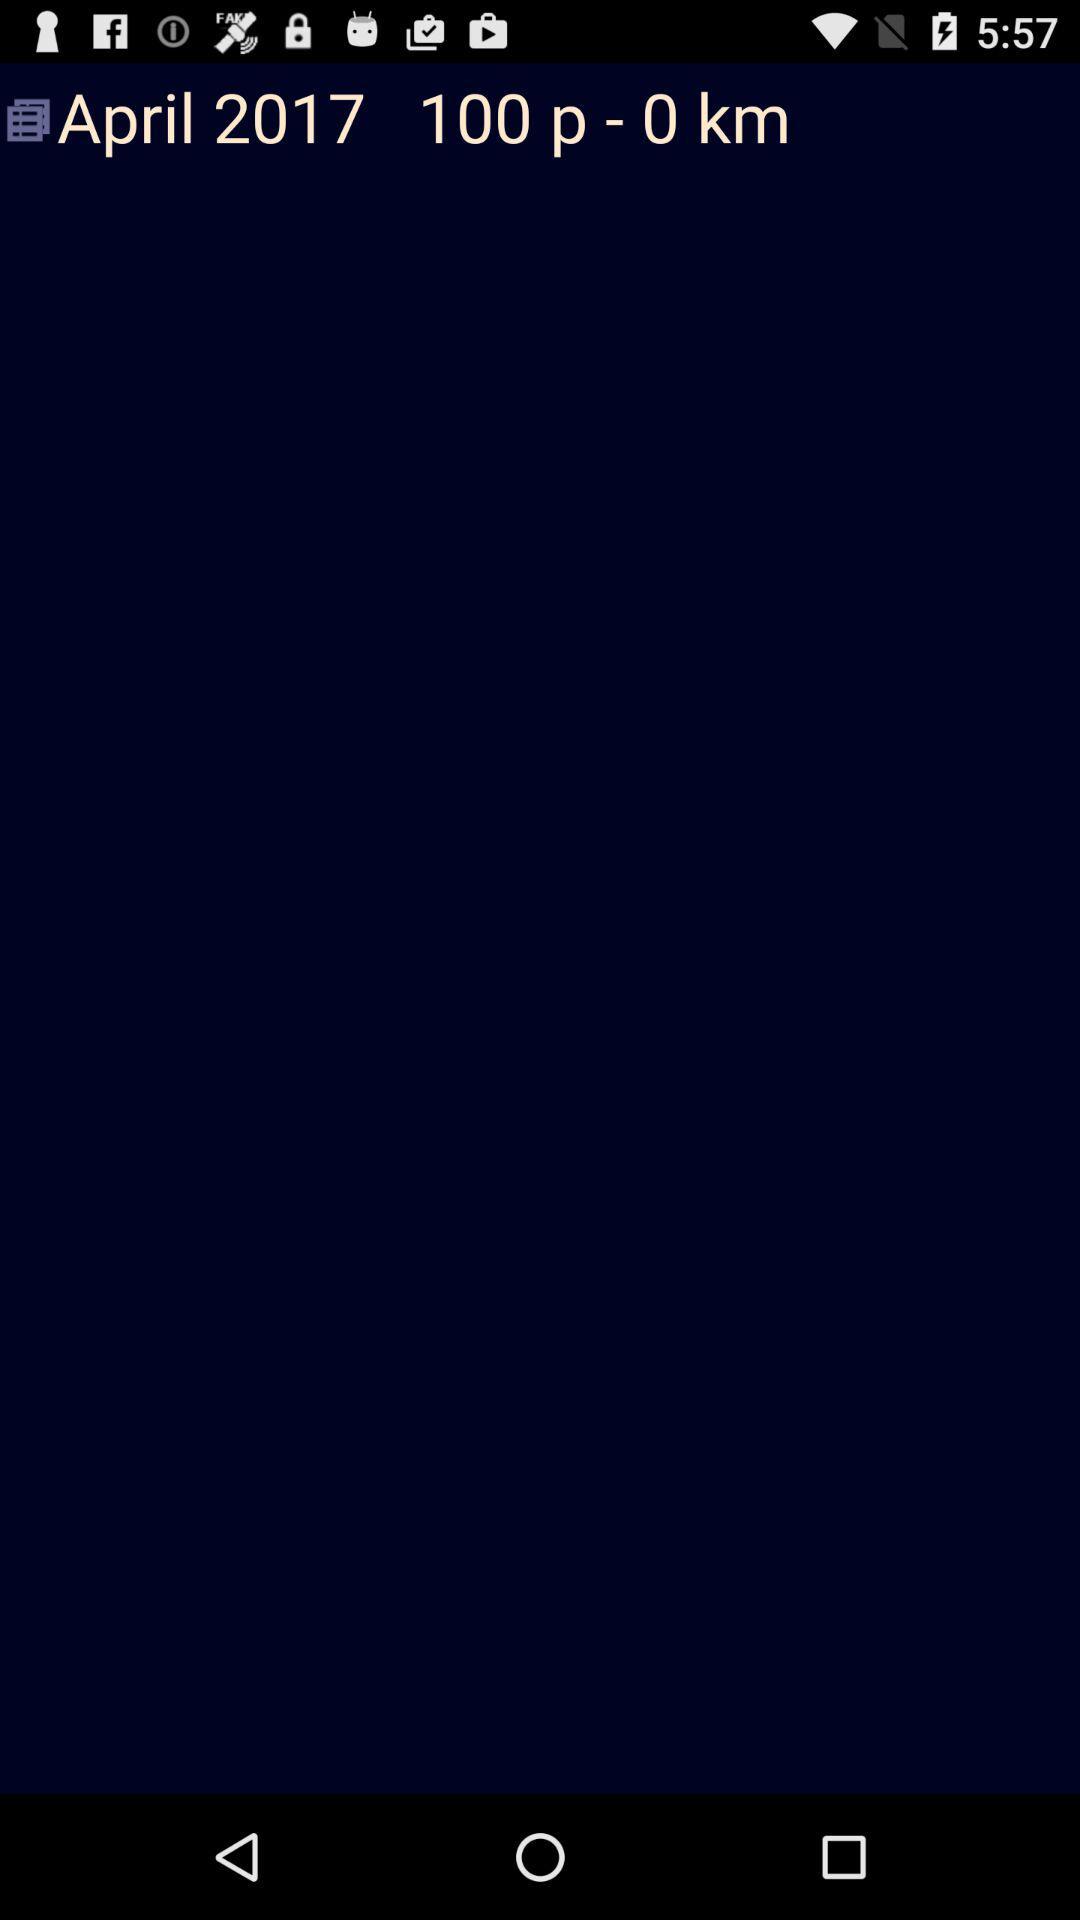 The width and height of the screenshot is (1080, 1920). Describe the element at coordinates (540, 119) in the screenshot. I see `april 2017 100` at that location.